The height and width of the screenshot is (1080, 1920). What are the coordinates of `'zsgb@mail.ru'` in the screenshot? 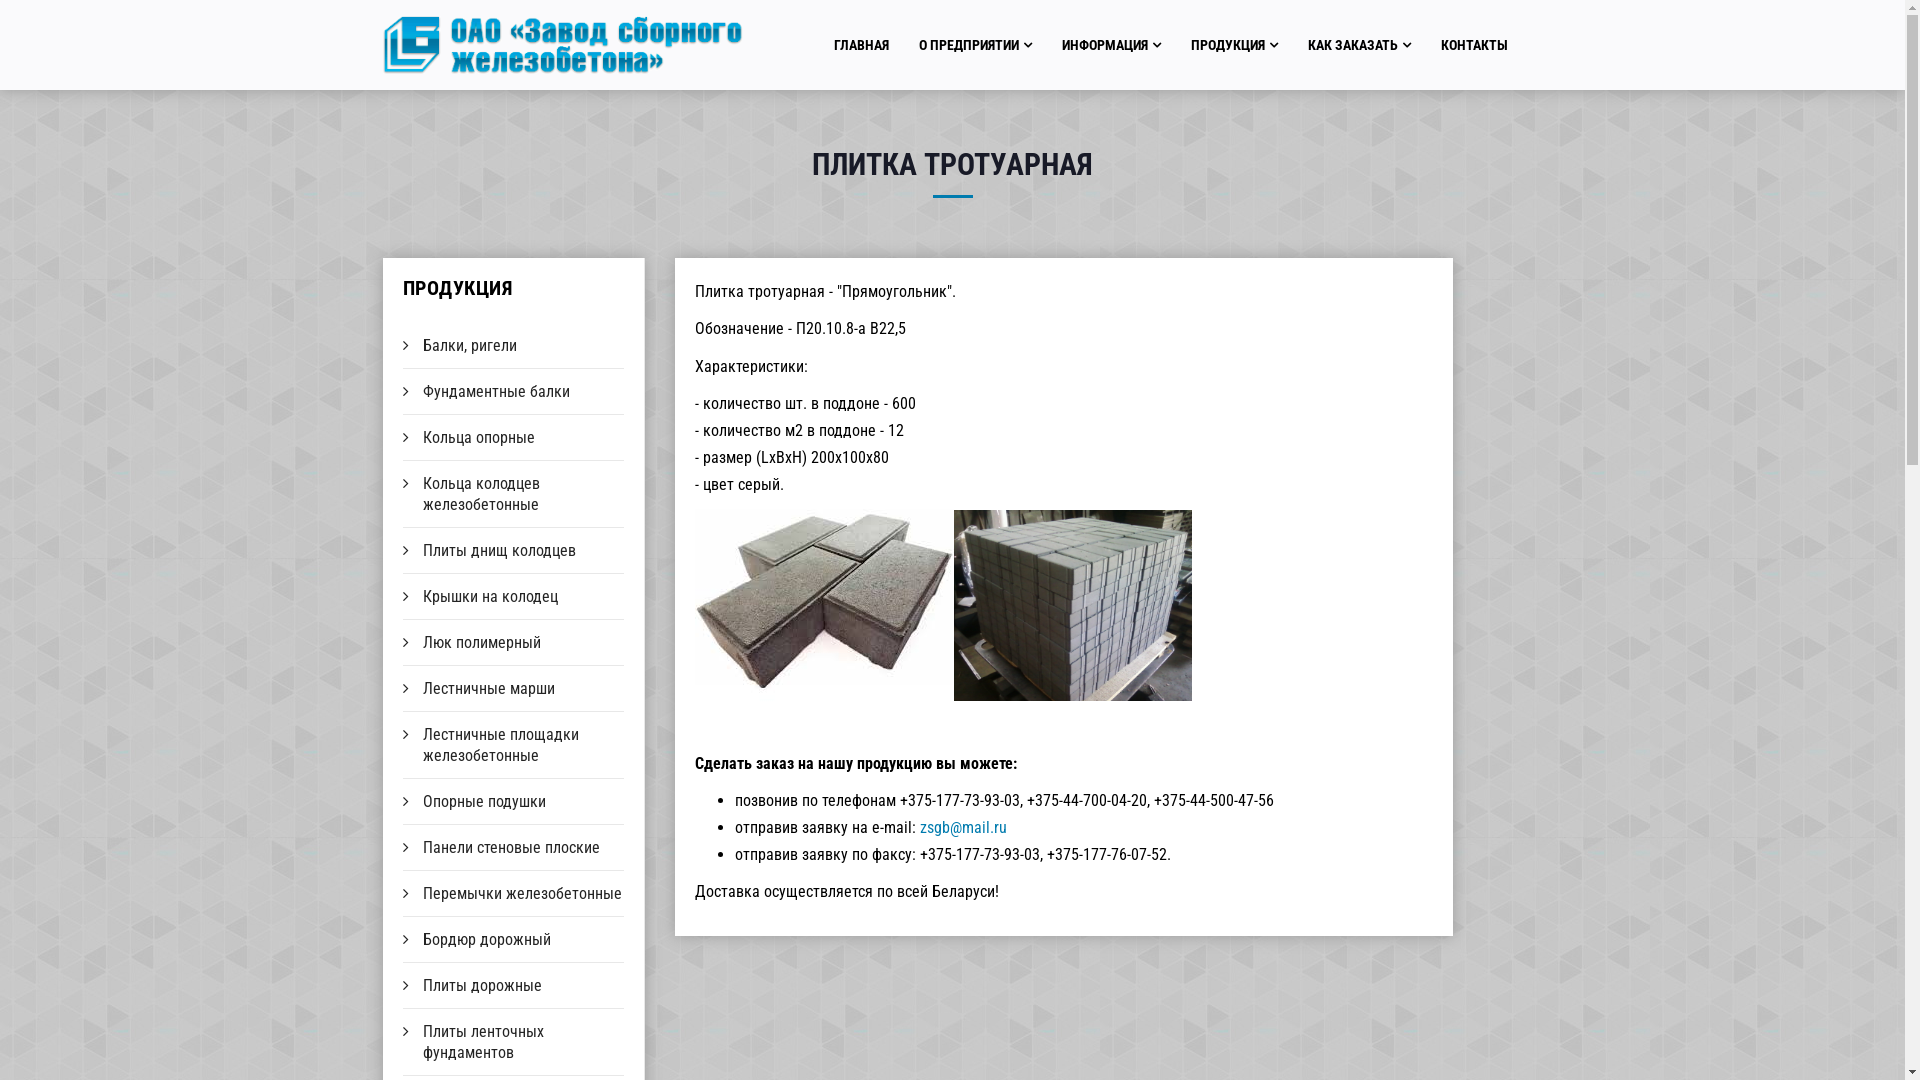 It's located at (963, 827).